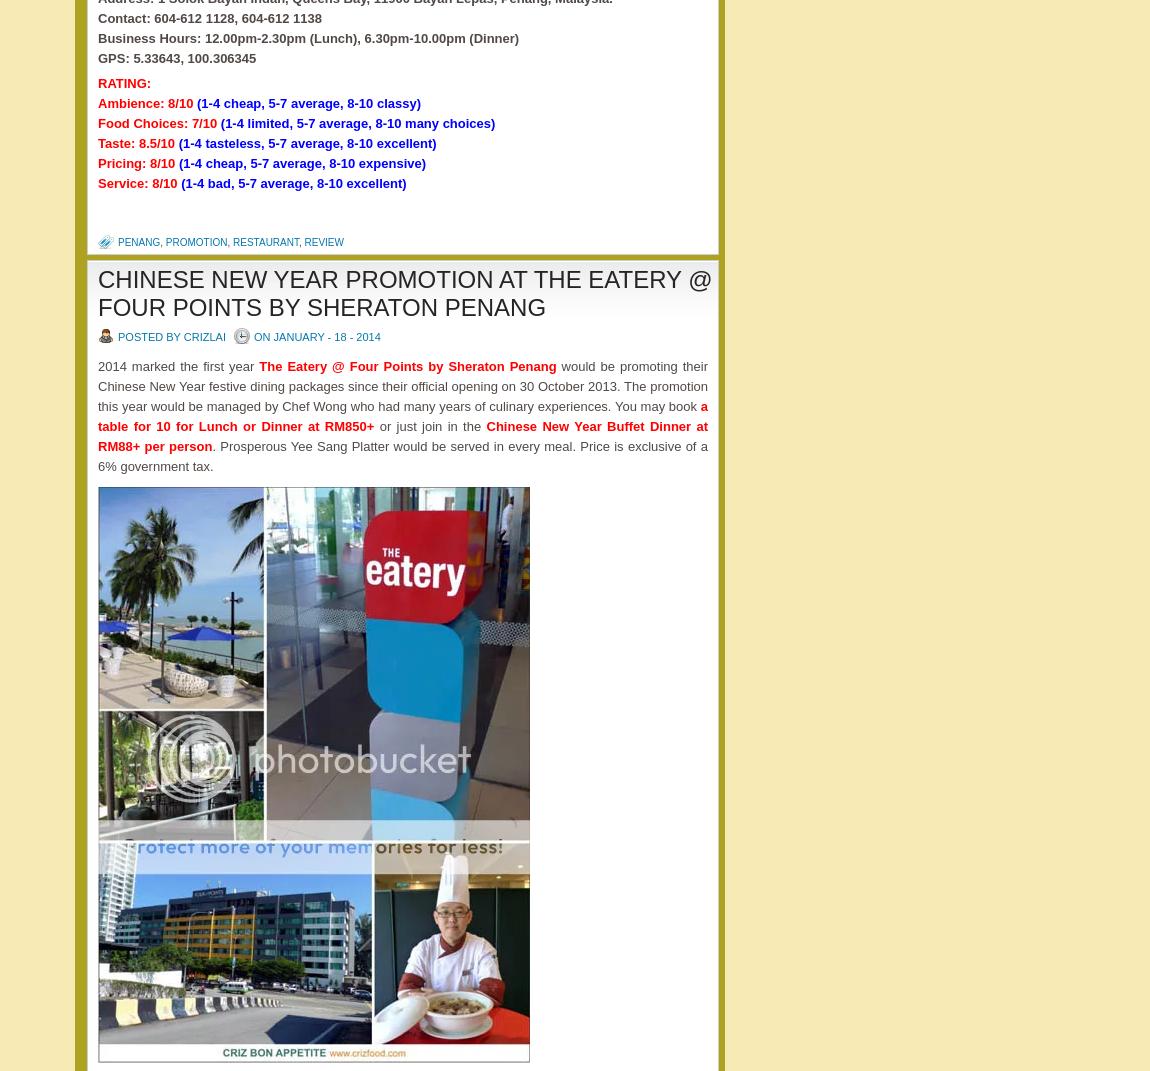  I want to click on 'Business Hours: 12.00pm-2.30pm (Lunch), 6.30pm-10.00pm (Dinner)', so click(308, 36).